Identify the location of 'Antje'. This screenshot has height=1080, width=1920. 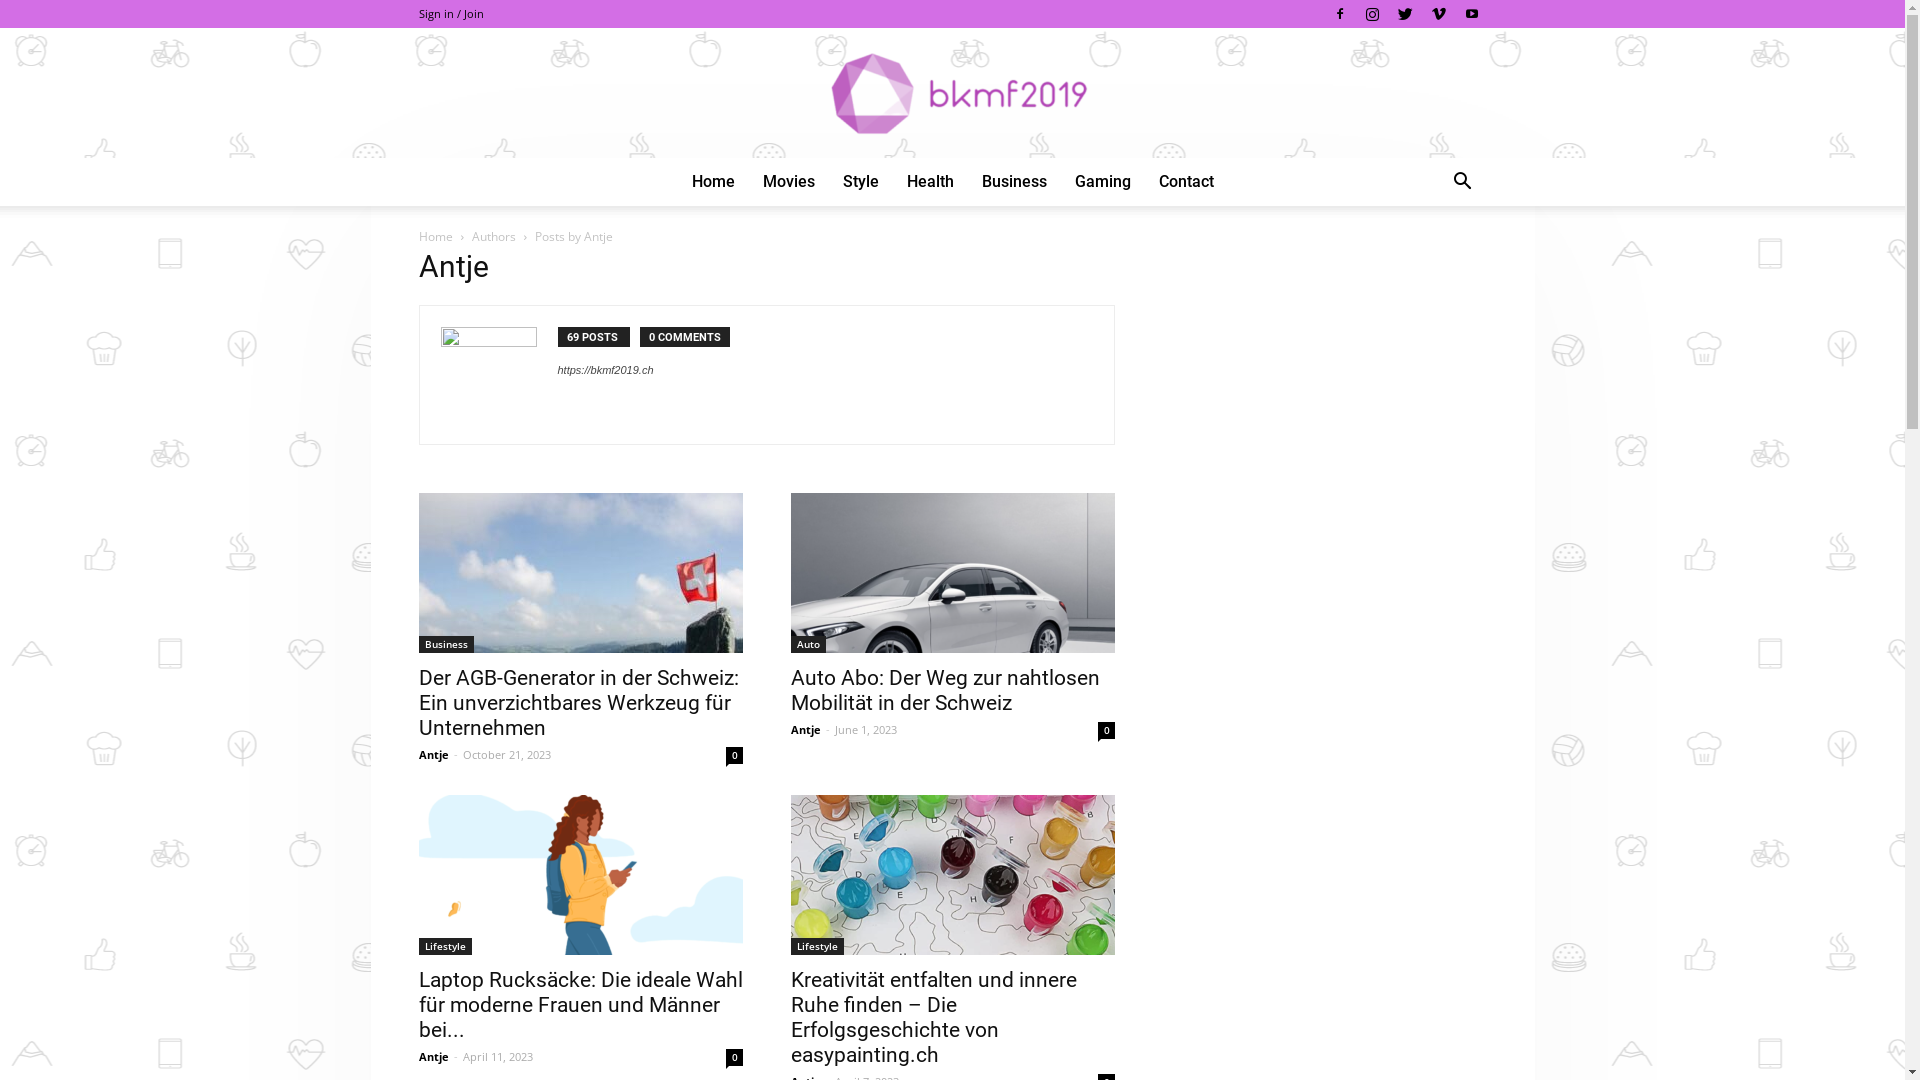
(805, 729).